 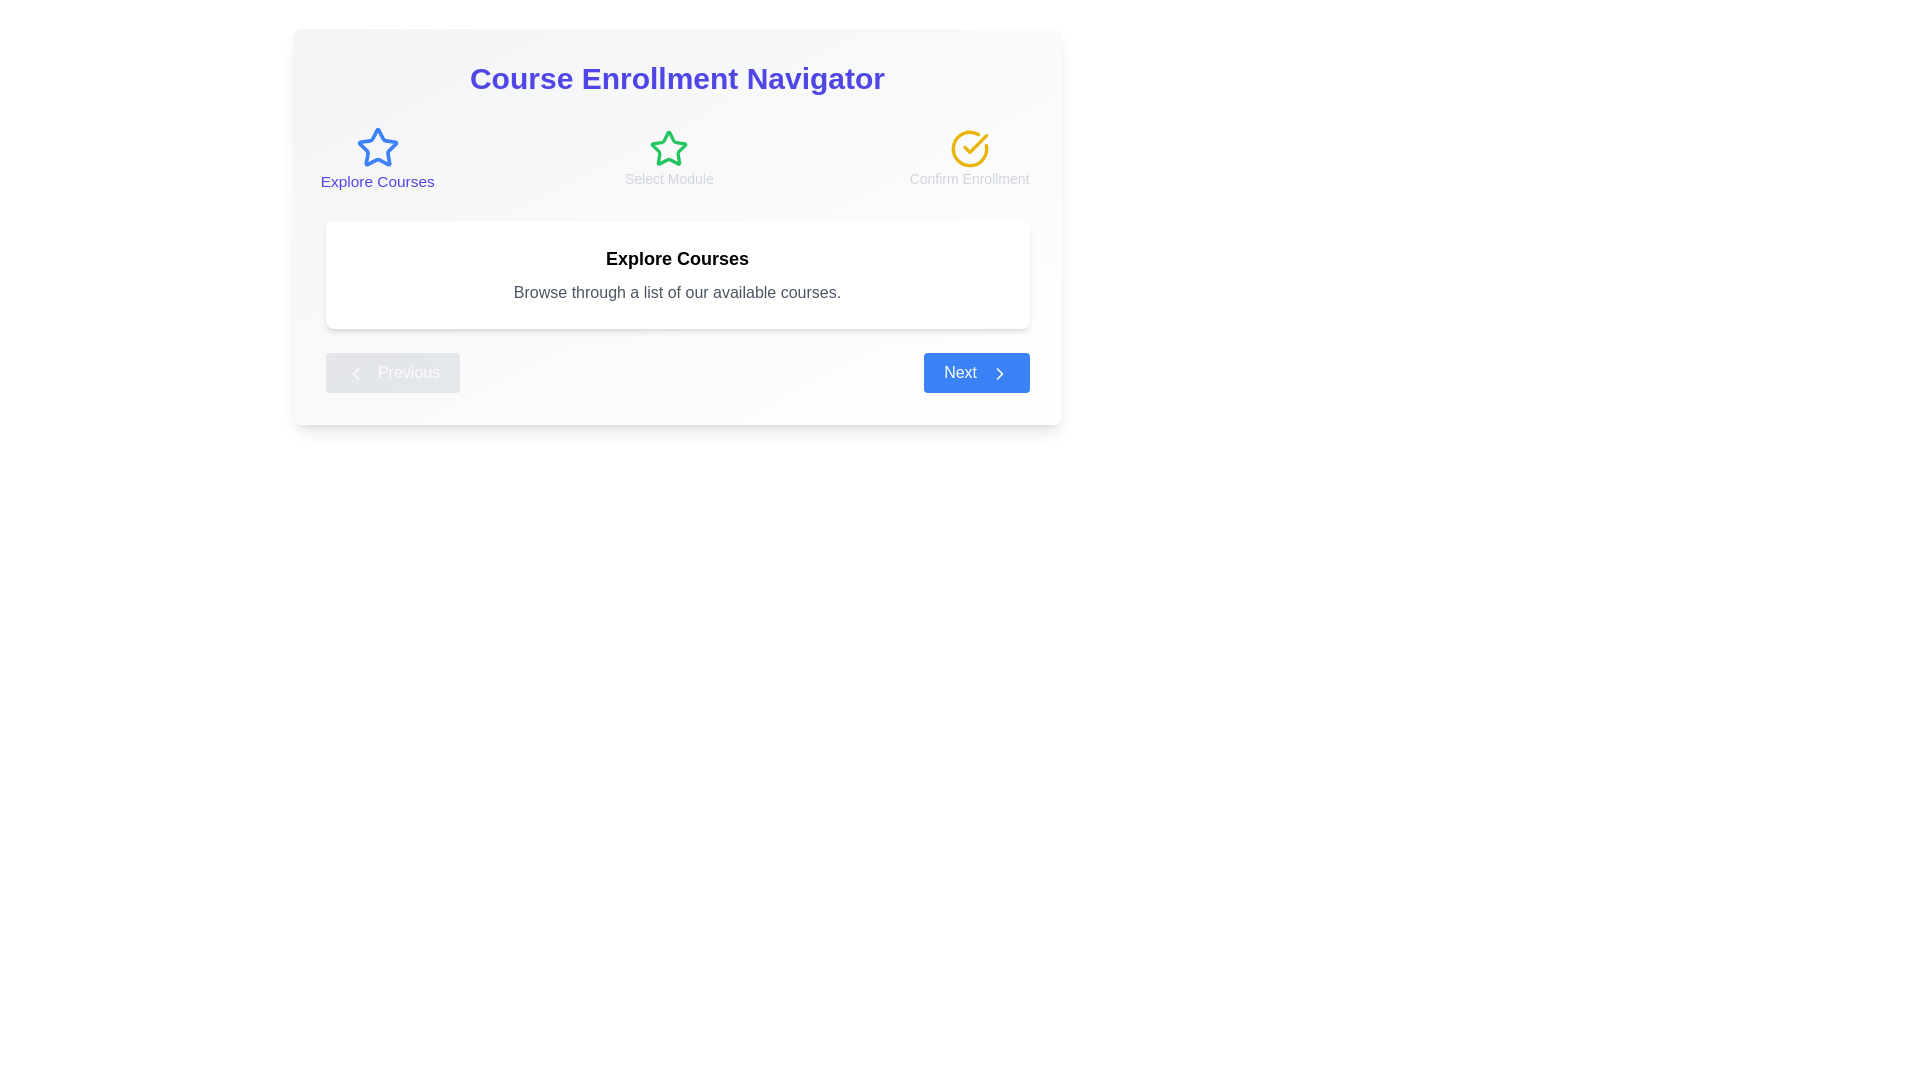 What do you see at coordinates (975, 373) in the screenshot?
I see `the 'Next' button to proceed to the next step in the course selector` at bounding box center [975, 373].